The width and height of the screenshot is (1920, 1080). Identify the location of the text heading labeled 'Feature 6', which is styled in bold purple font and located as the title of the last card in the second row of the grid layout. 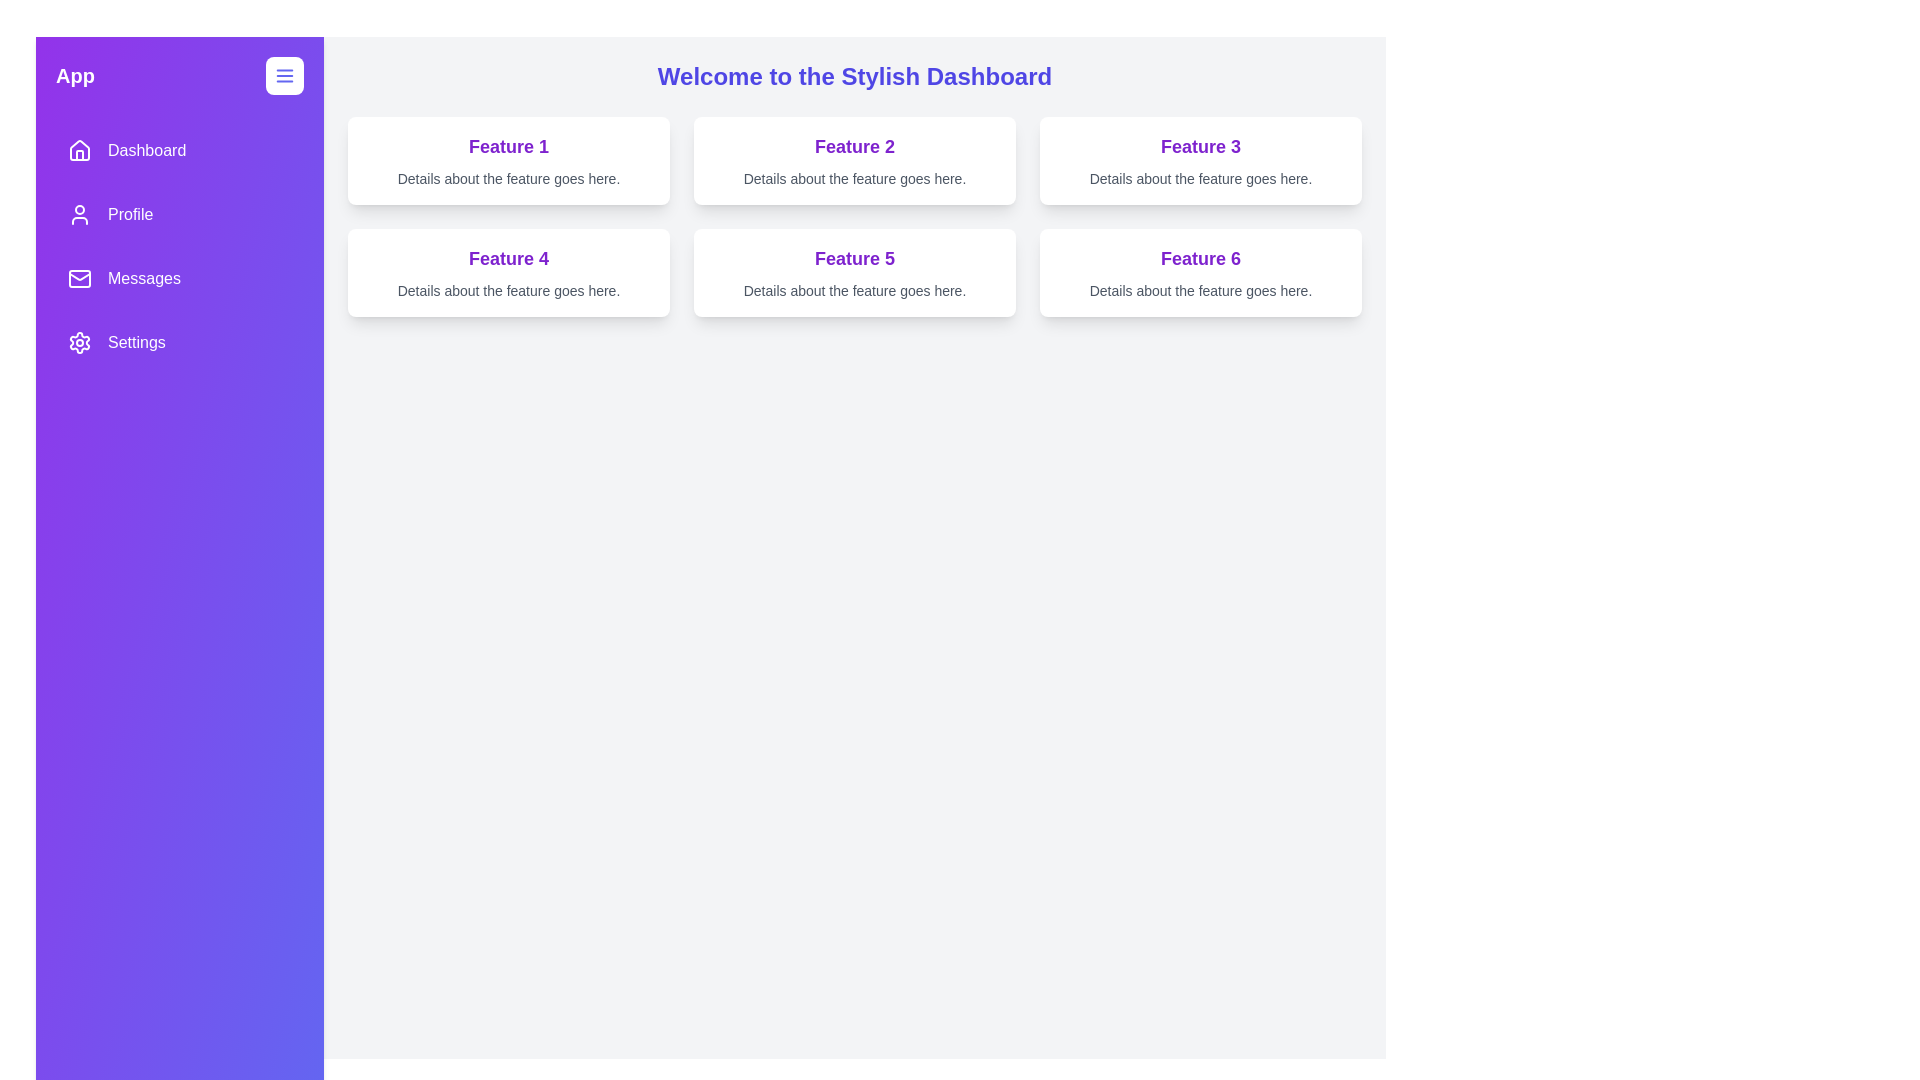
(1200, 257).